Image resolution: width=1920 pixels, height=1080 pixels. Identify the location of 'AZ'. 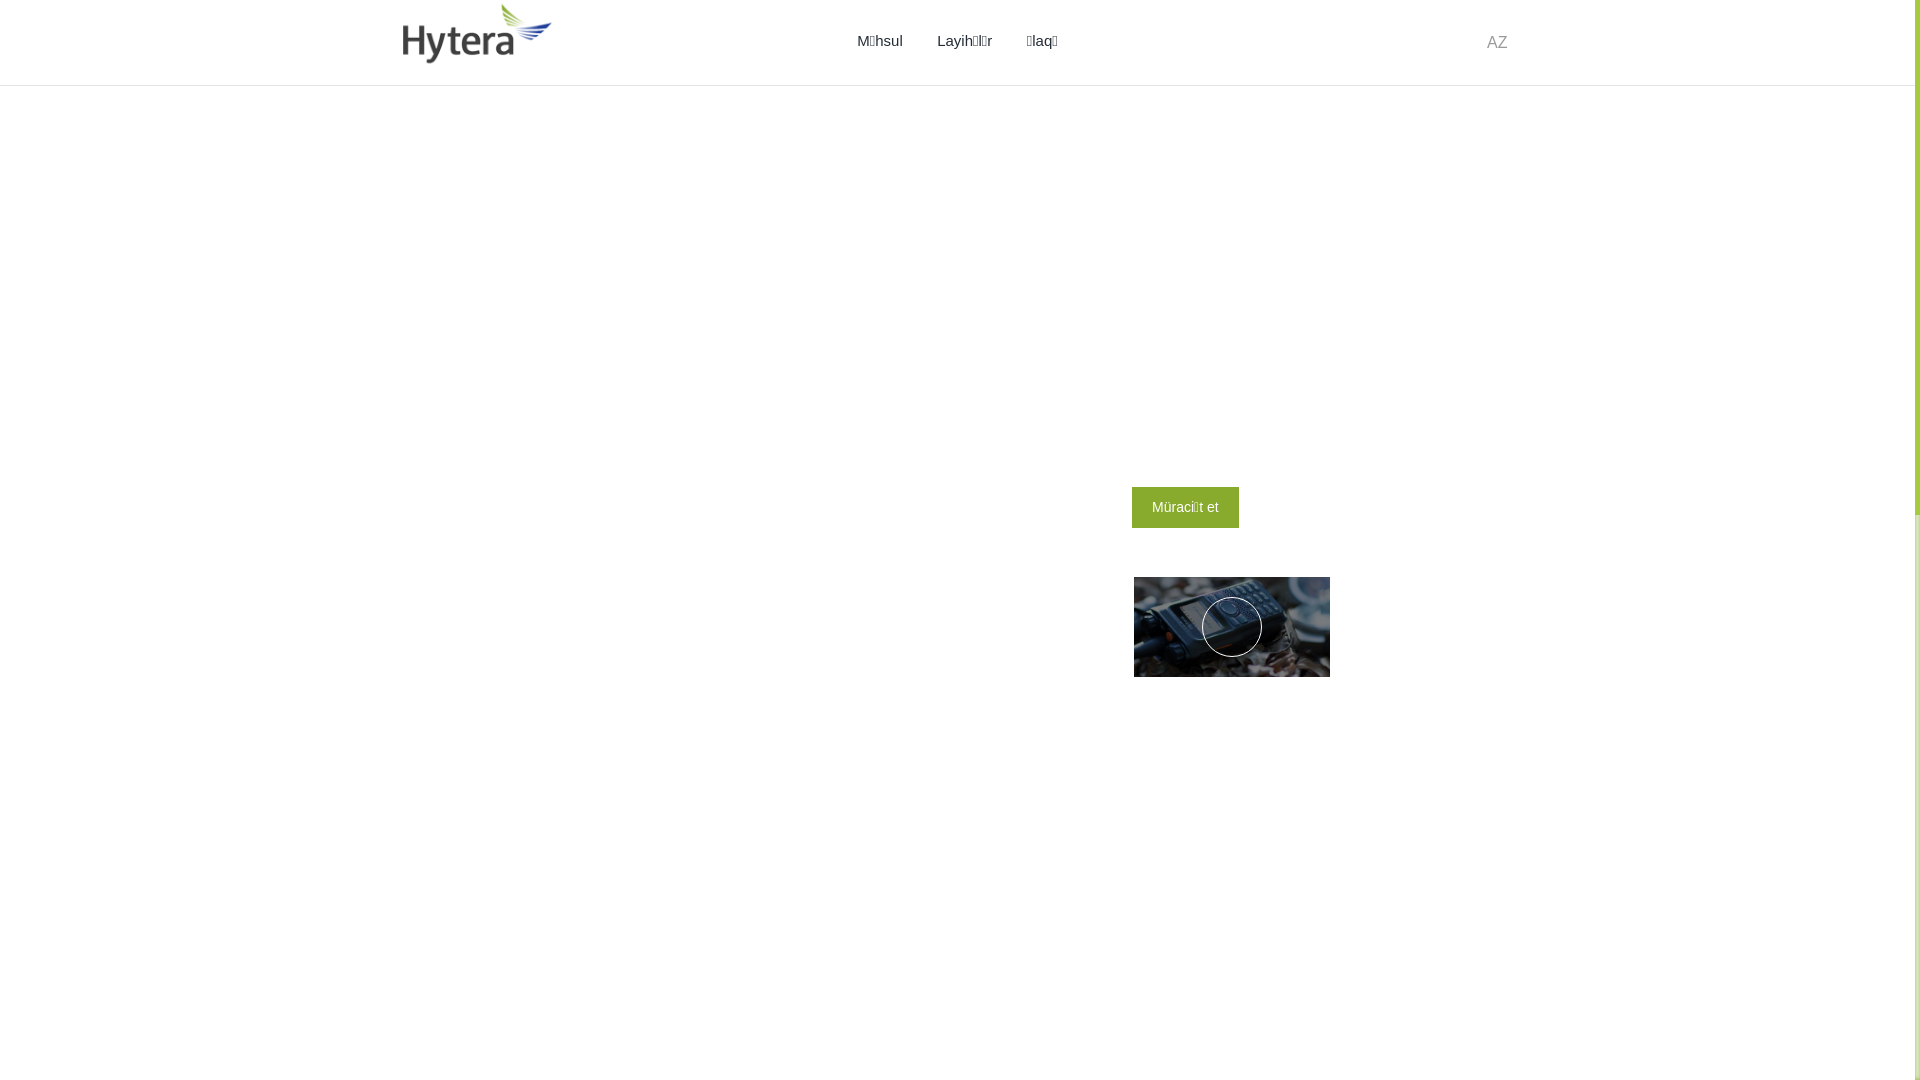
(1497, 42).